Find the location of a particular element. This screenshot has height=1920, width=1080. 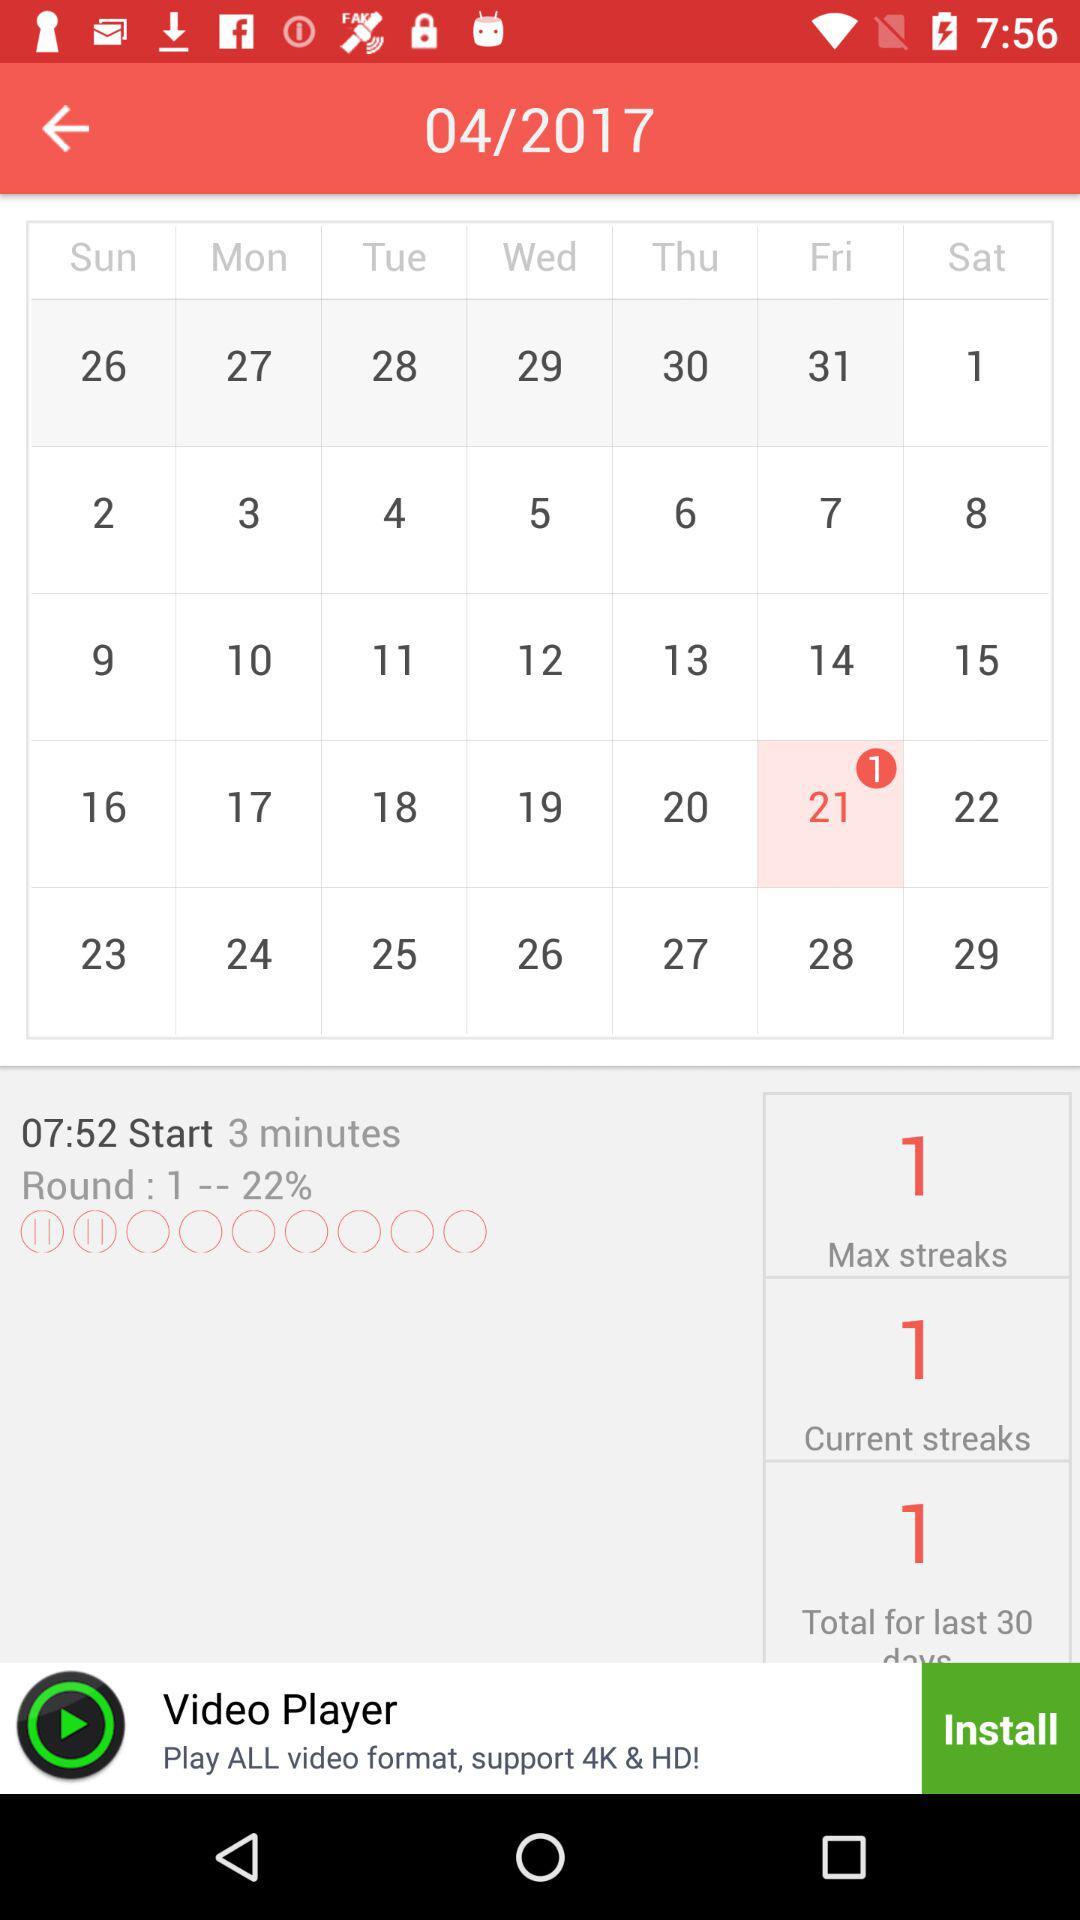

the item next to 1 is located at coordinates (248, 1184).